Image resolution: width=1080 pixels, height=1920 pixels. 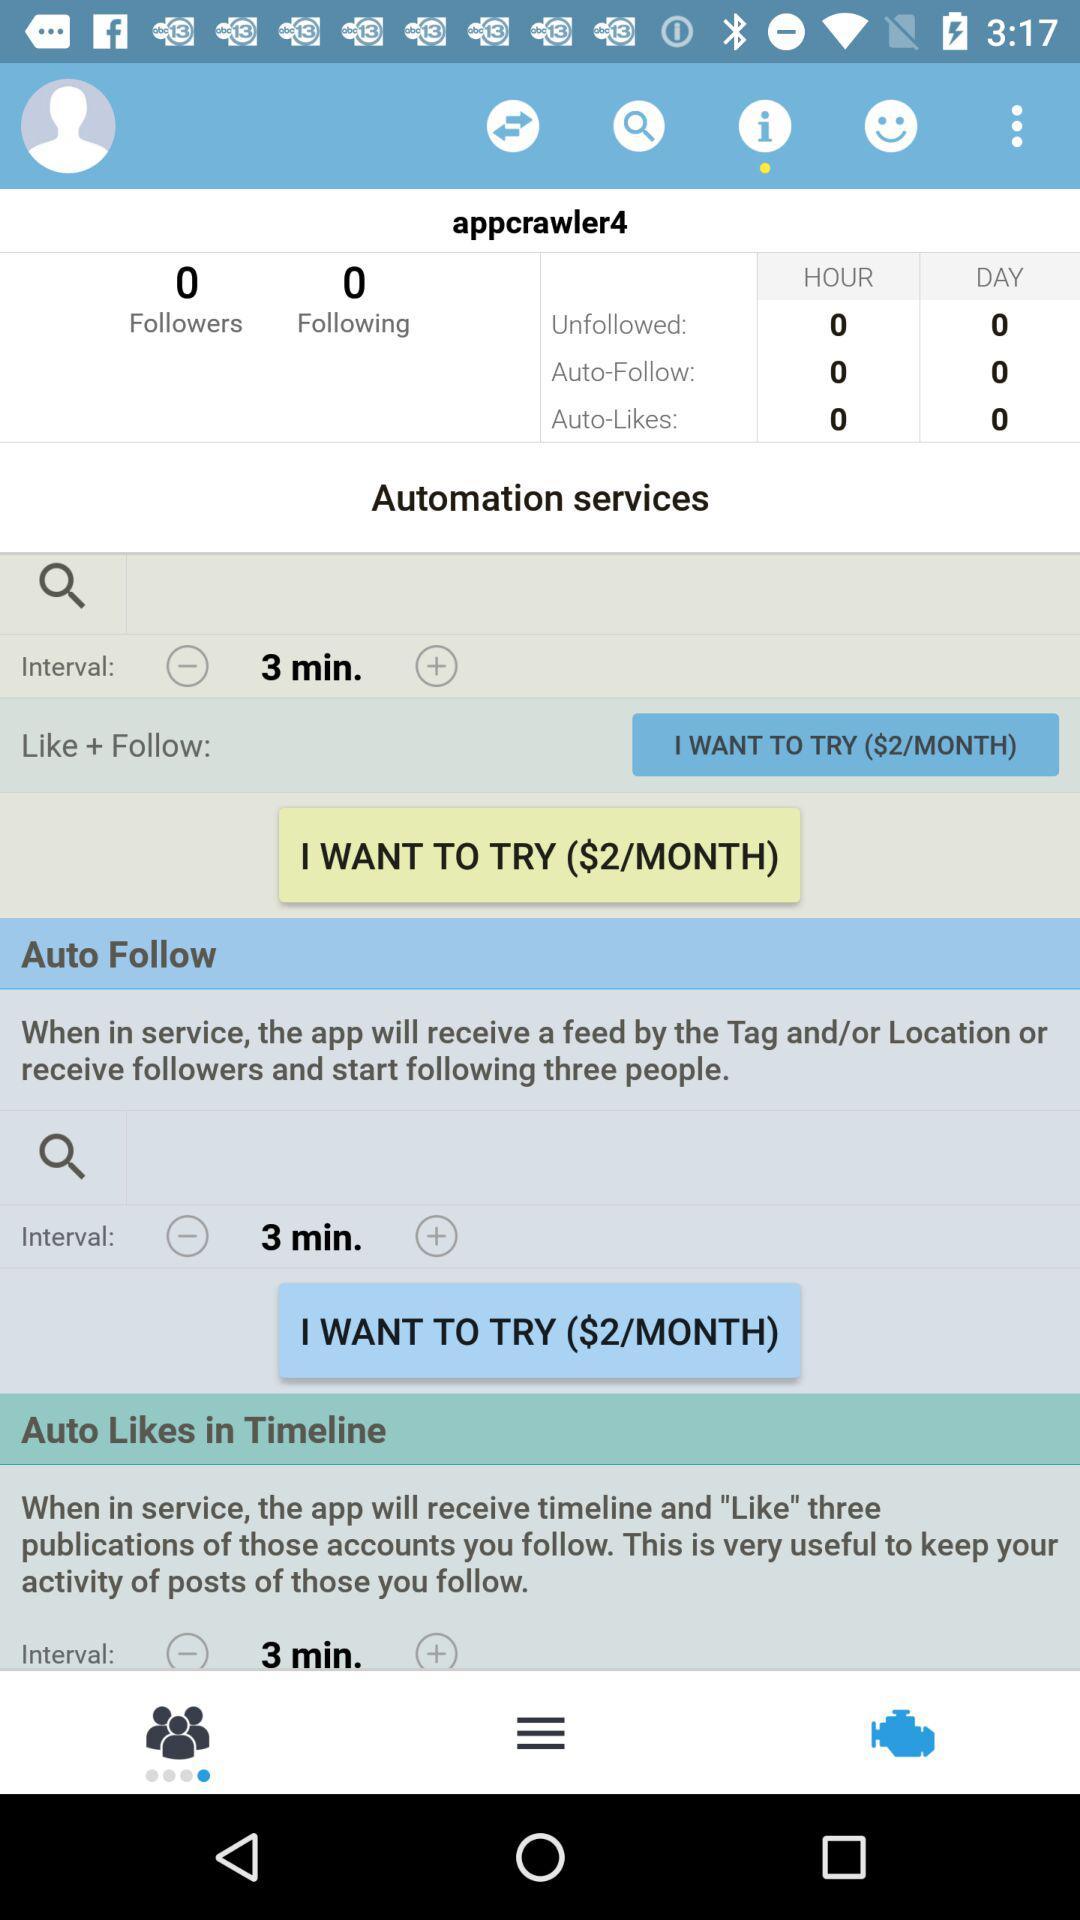 What do you see at coordinates (435, 1235) in the screenshot?
I see `time` at bounding box center [435, 1235].